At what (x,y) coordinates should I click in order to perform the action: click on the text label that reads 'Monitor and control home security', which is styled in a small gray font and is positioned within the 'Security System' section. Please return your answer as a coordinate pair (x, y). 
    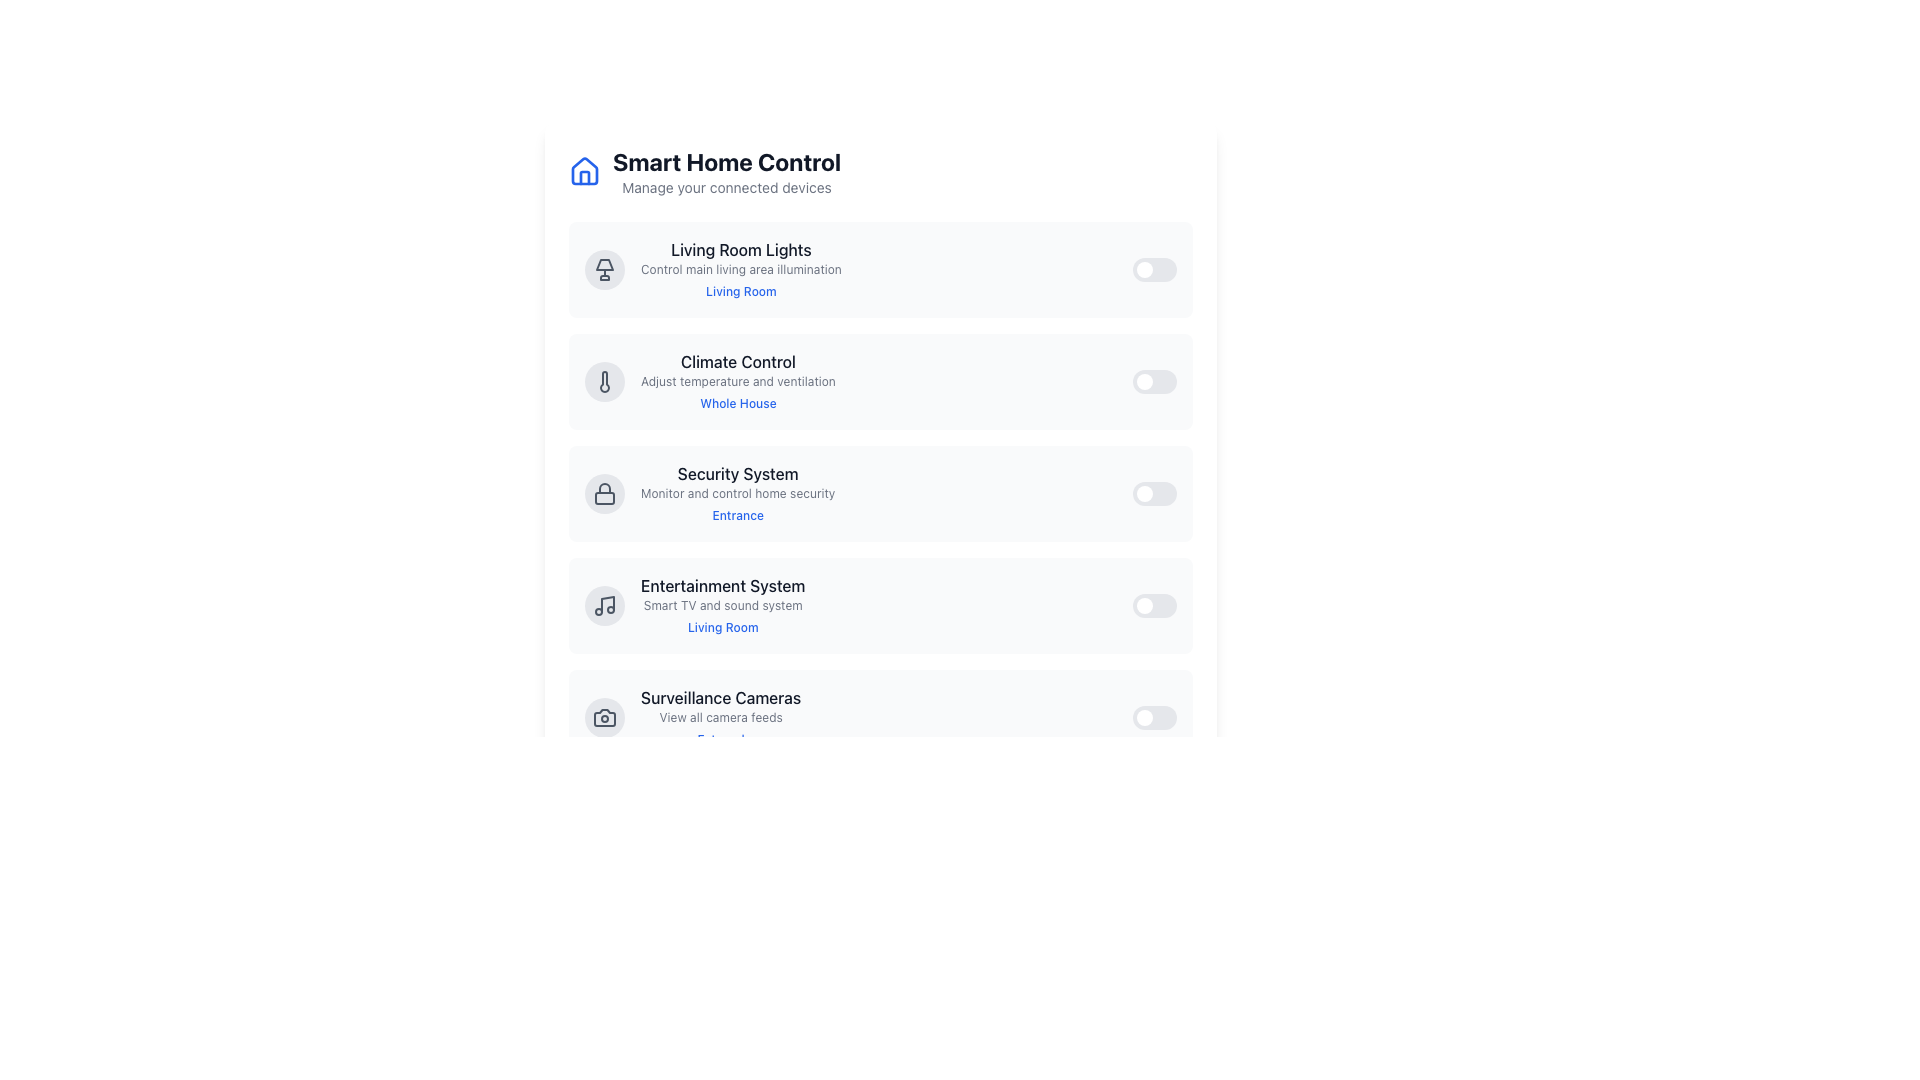
    Looking at the image, I should click on (737, 493).